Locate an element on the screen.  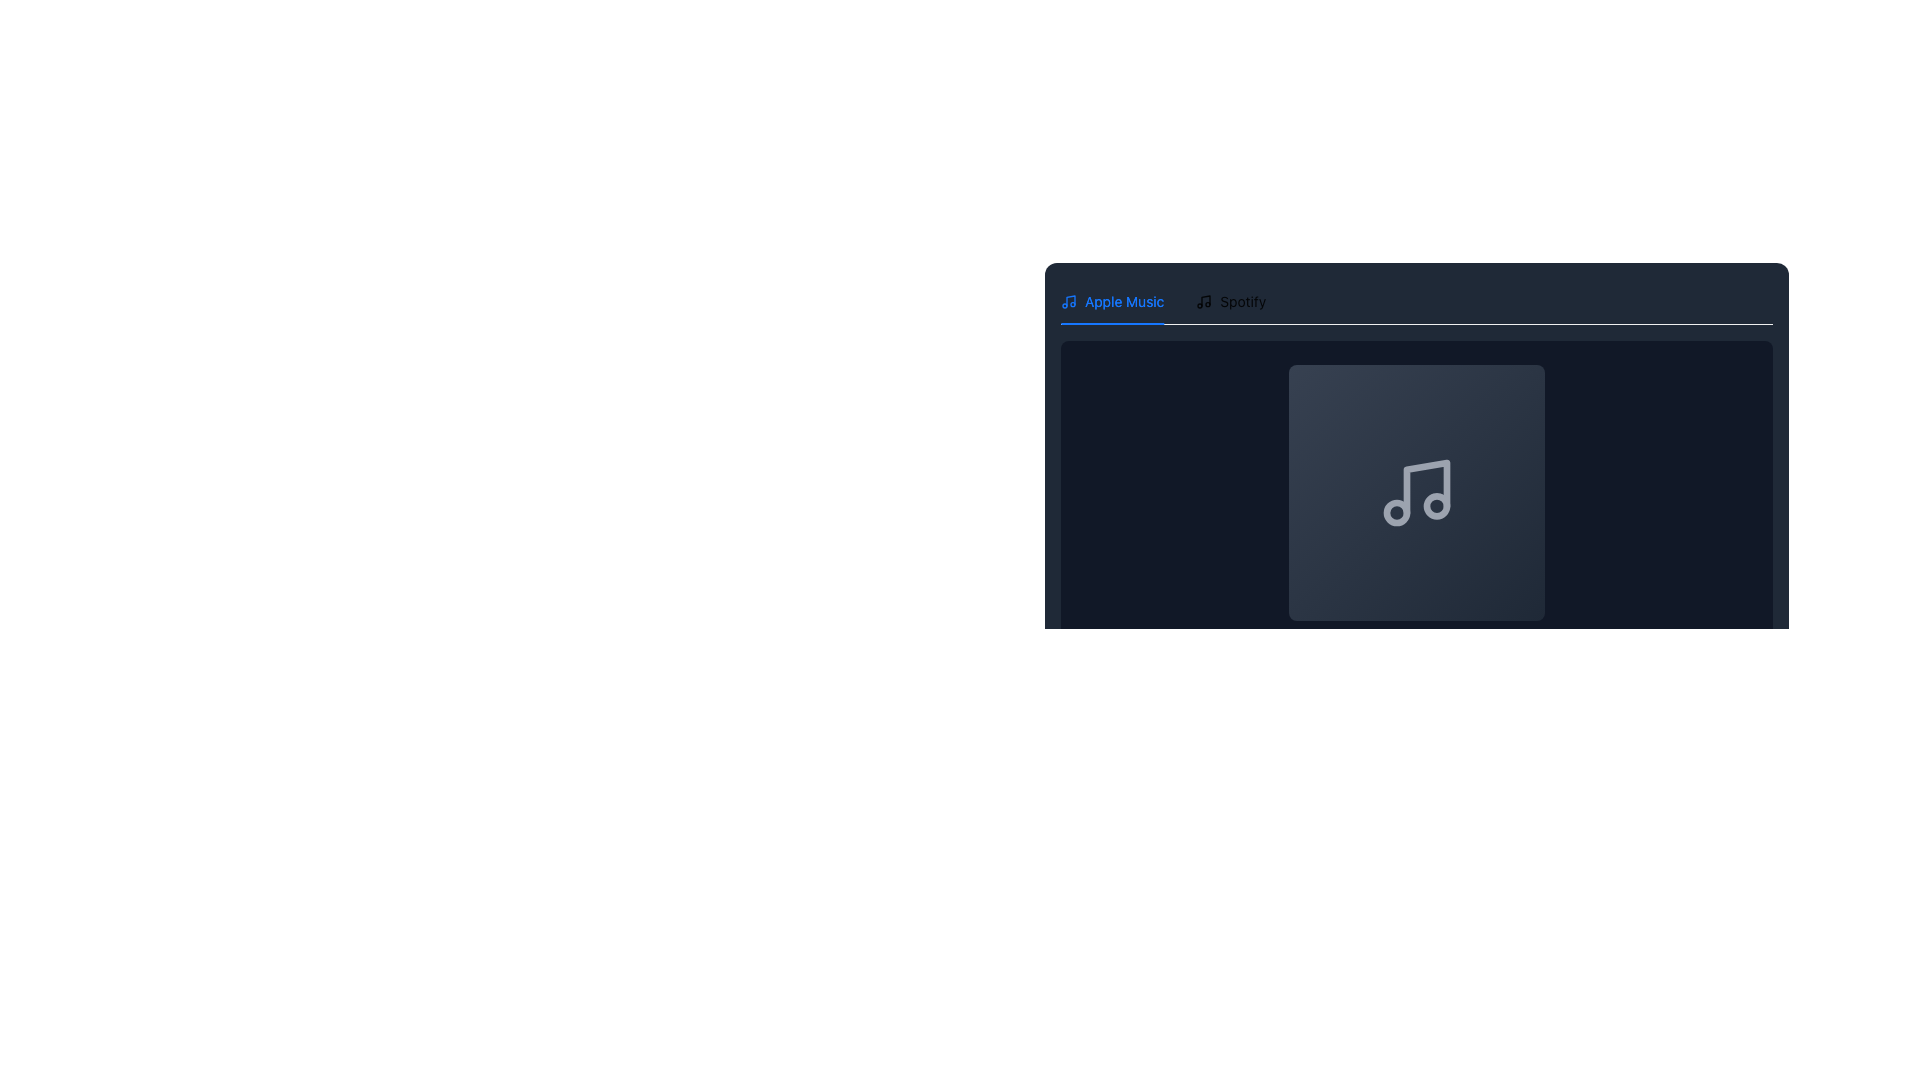
the small music note icon located to the left of the text in the 'Apple Music' section, which is styled with a minimalistic design and rendered in a light color is located at coordinates (1068, 301).